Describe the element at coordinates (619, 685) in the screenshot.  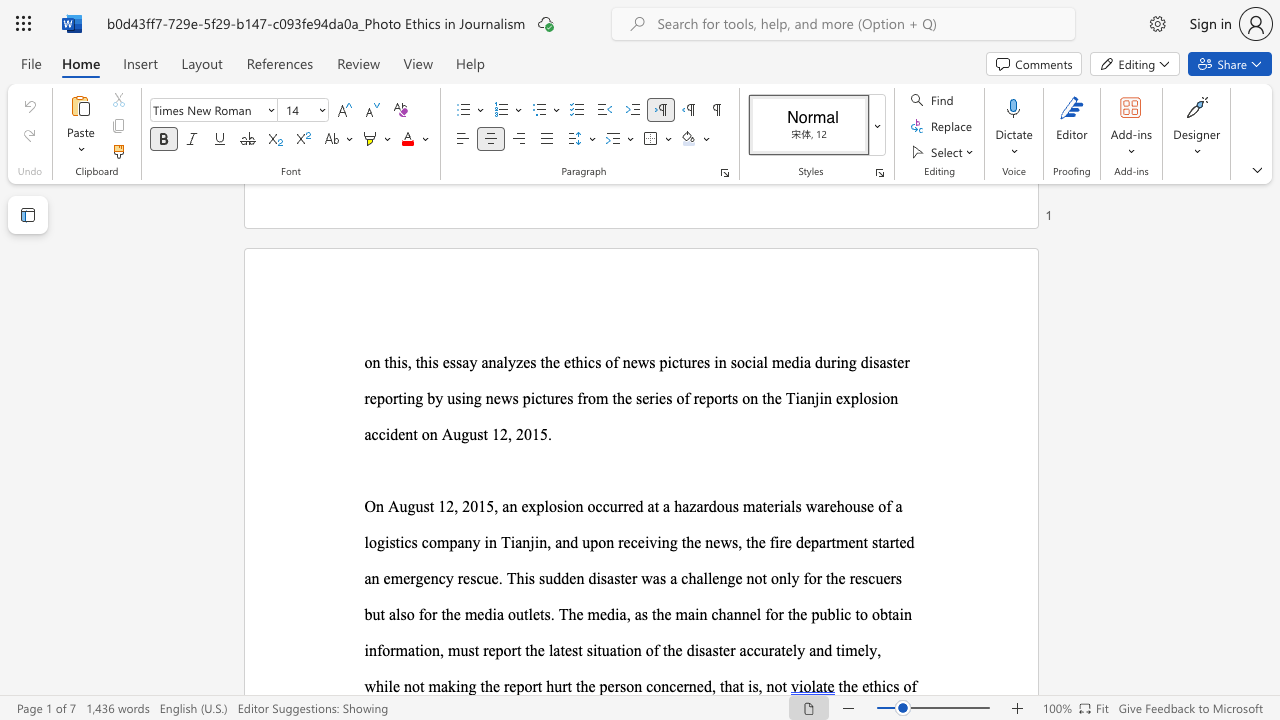
I see `the subset text "son concerned, that is," within the text ", while not making the report hurt the person concerned, that is, not"` at that location.